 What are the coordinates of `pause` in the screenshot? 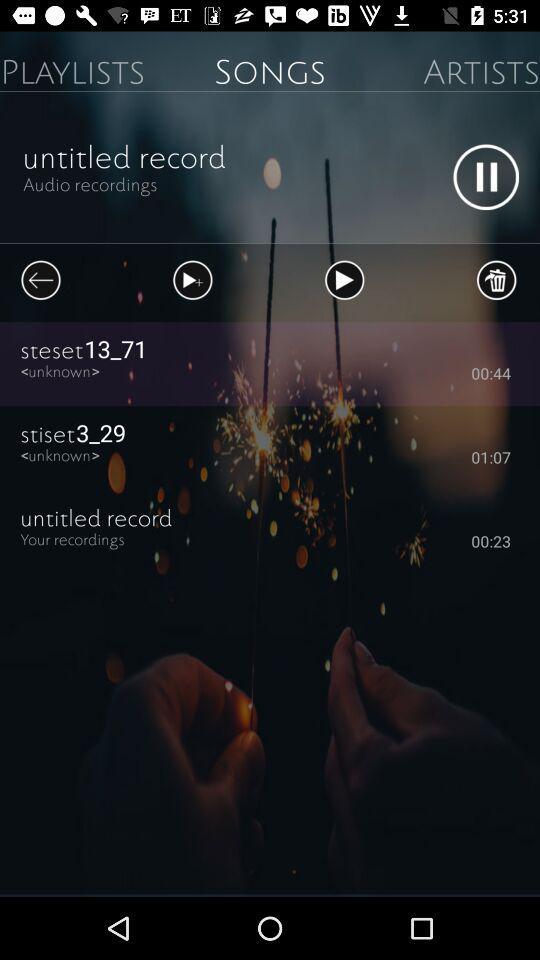 It's located at (485, 176).